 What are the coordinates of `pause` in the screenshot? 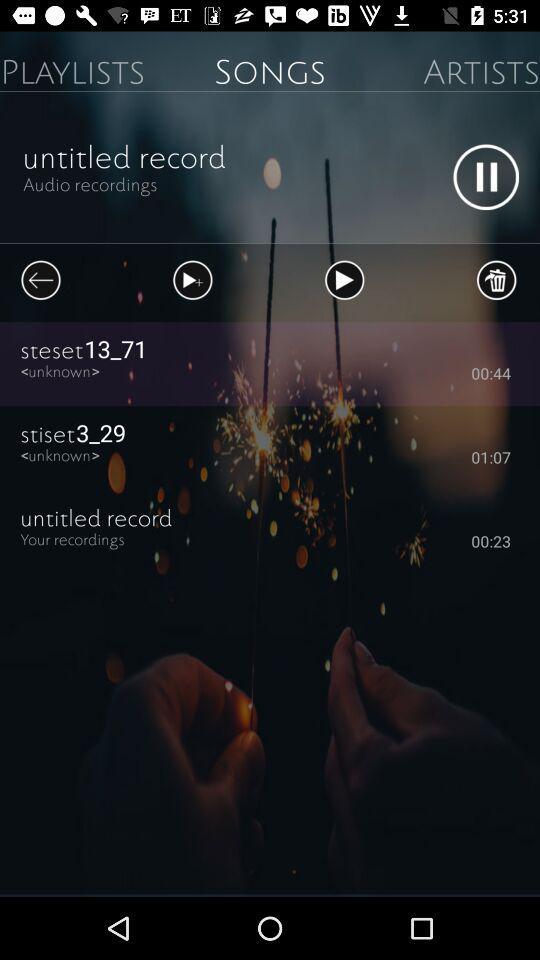 It's located at (485, 176).